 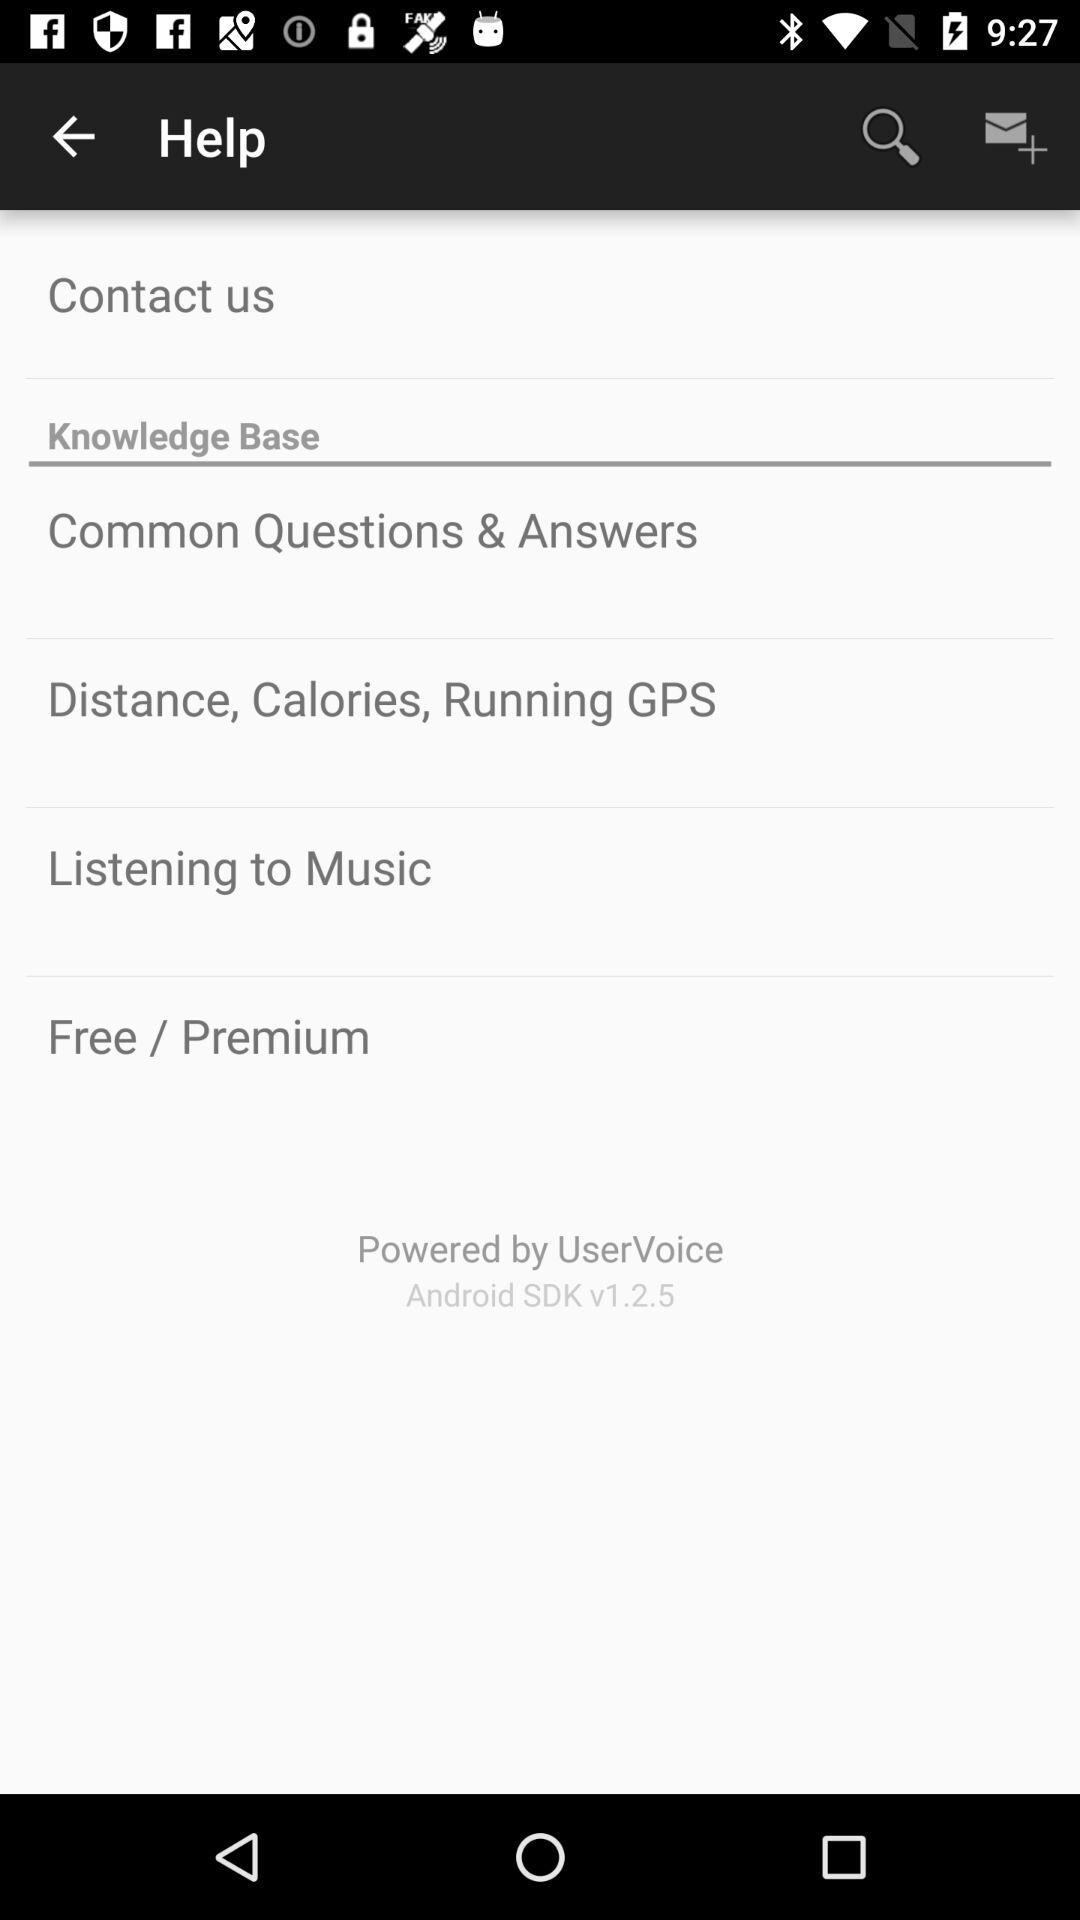 I want to click on item to the right of the help, so click(x=890, y=135).